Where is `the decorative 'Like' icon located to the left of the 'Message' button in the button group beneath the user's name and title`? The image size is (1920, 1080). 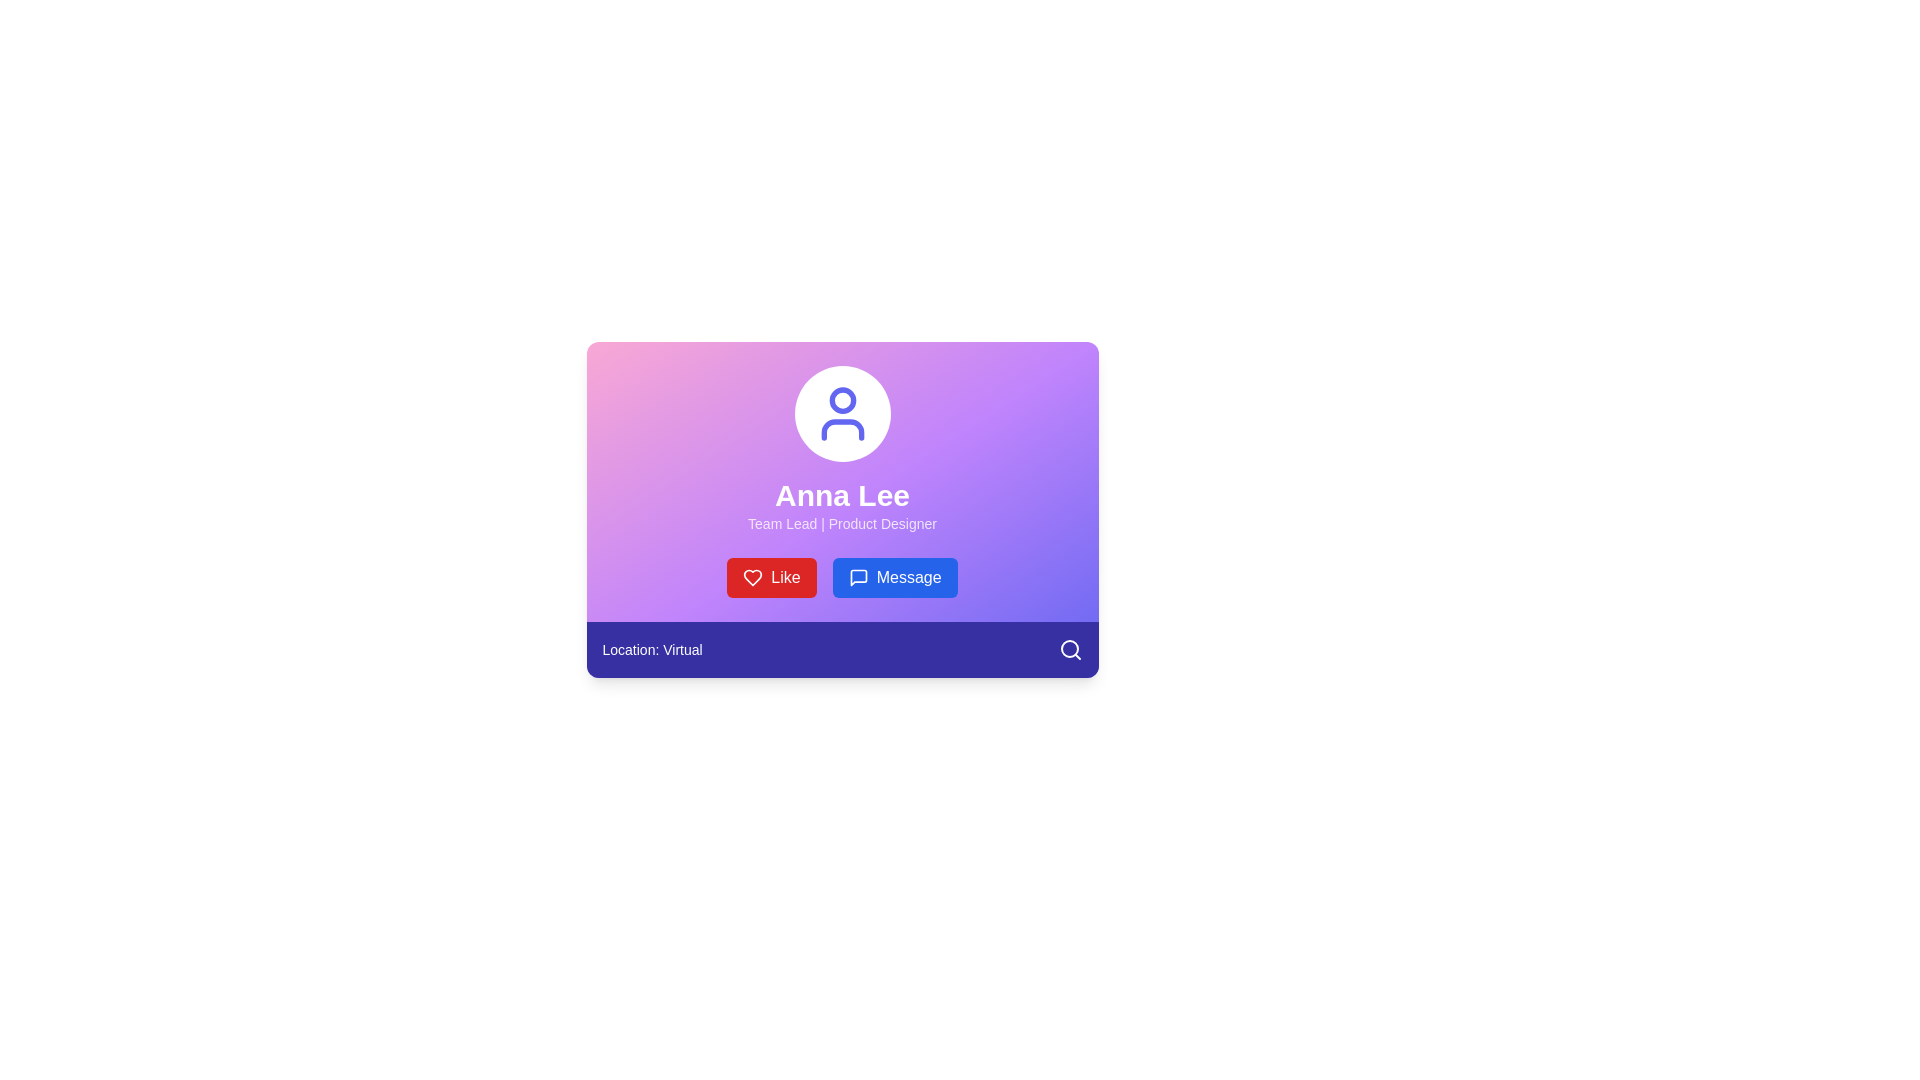 the decorative 'Like' icon located to the left of the 'Message' button in the button group beneath the user's name and title is located at coordinates (752, 578).